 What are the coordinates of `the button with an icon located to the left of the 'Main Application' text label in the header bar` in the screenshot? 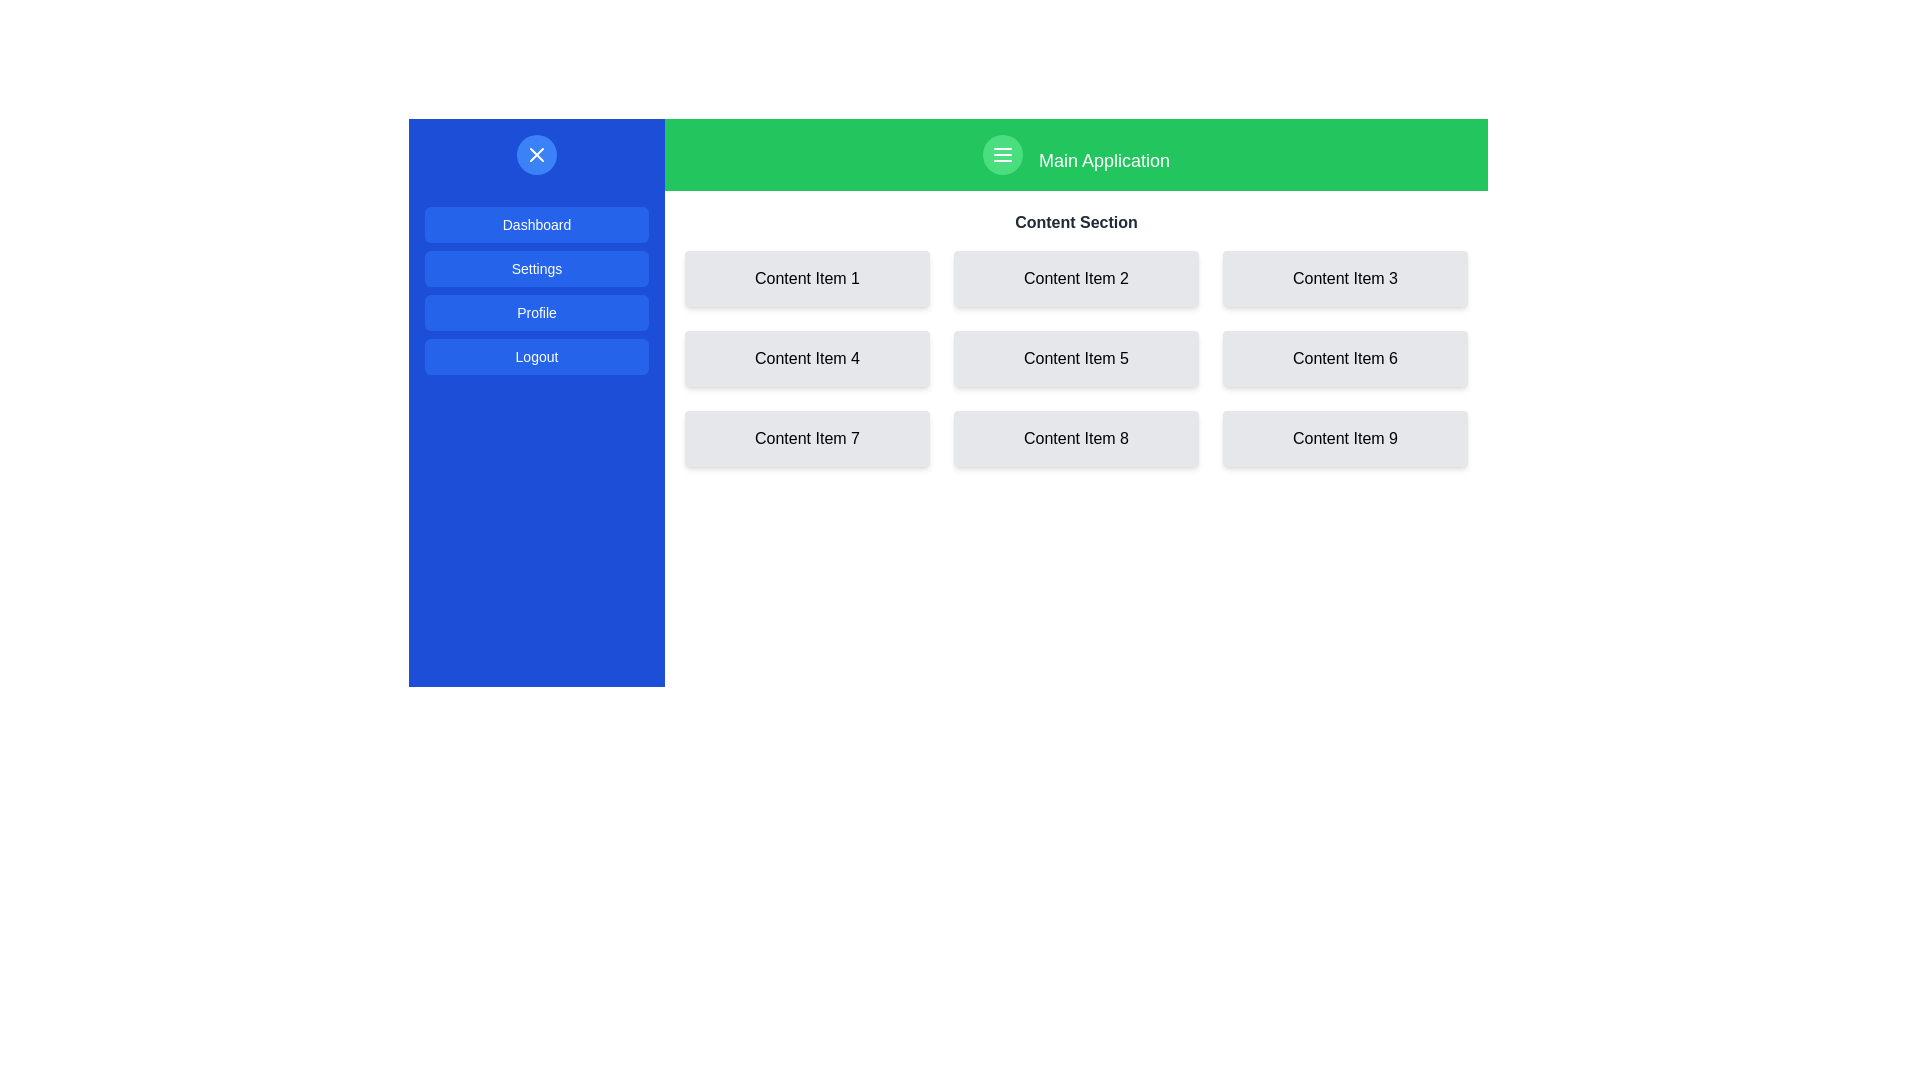 It's located at (1003, 153).